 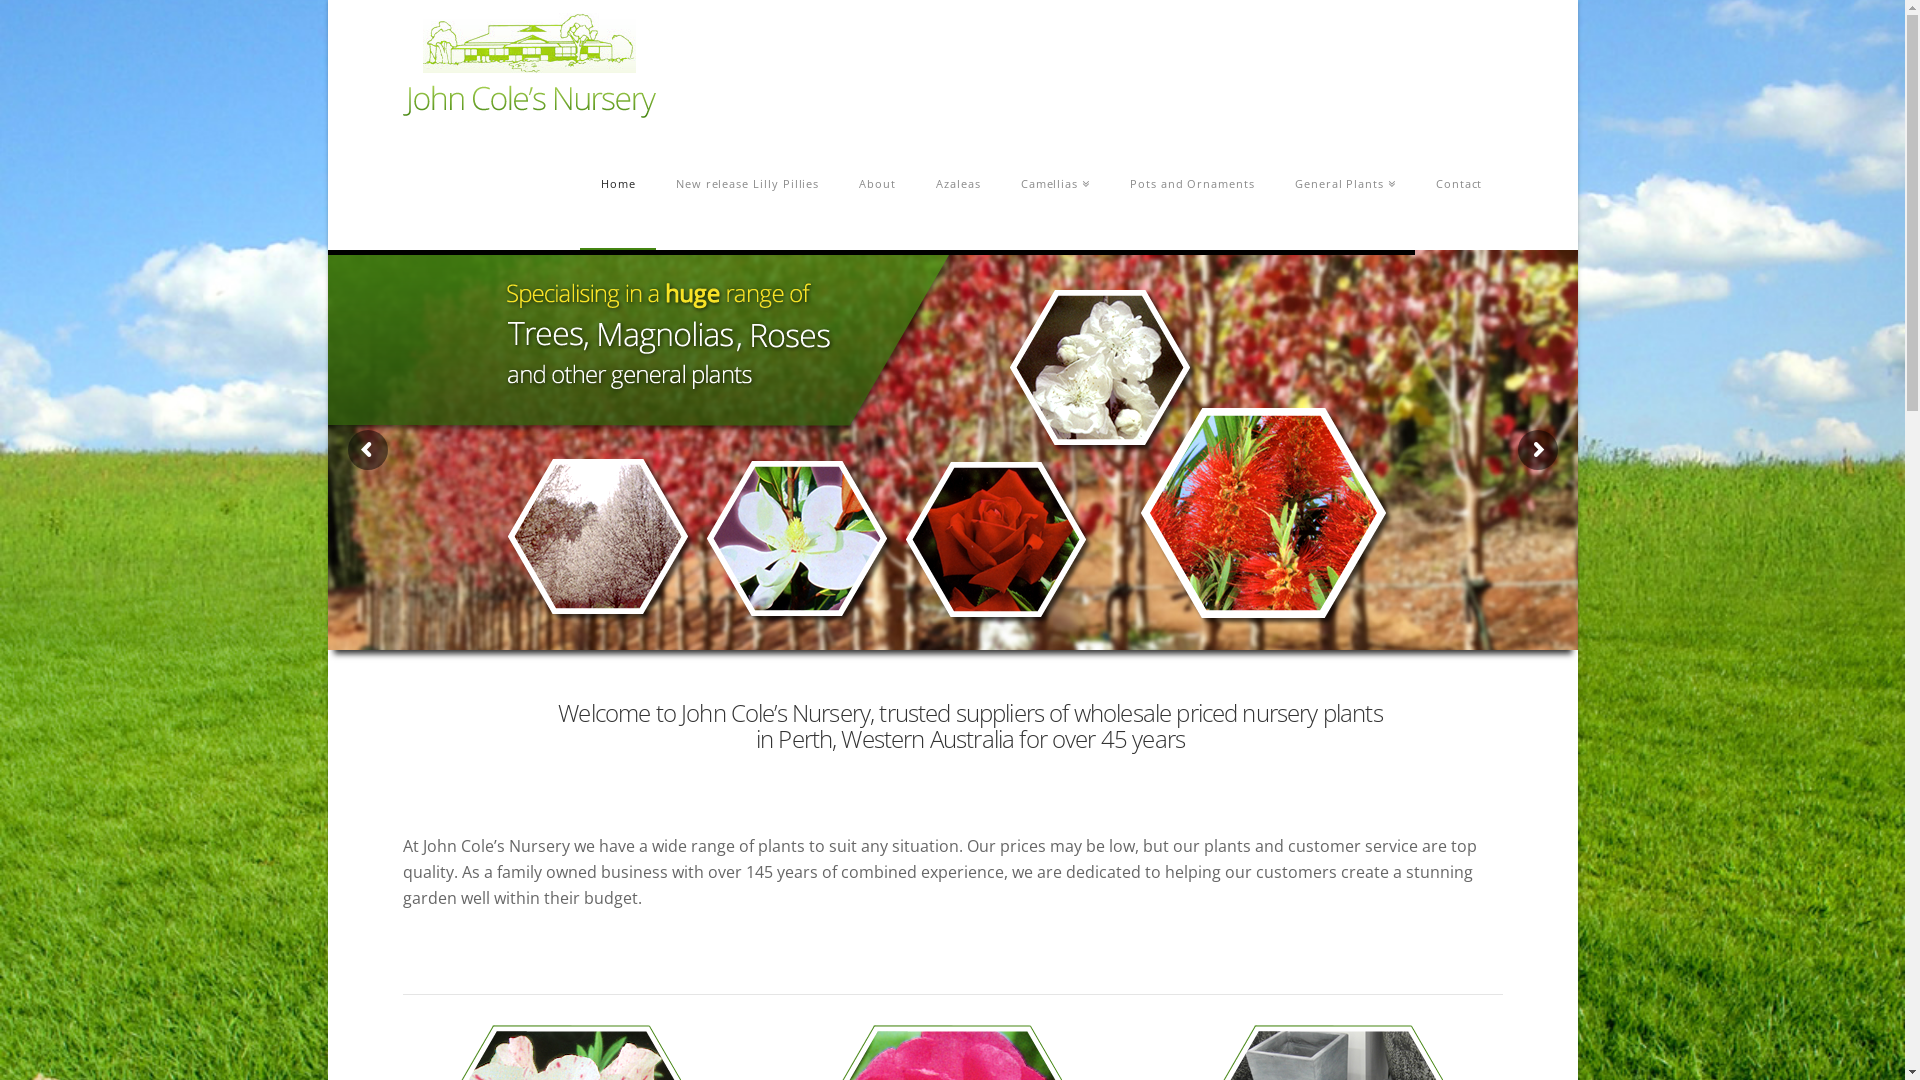 What do you see at coordinates (1054, 182) in the screenshot?
I see `'Camellias'` at bounding box center [1054, 182].